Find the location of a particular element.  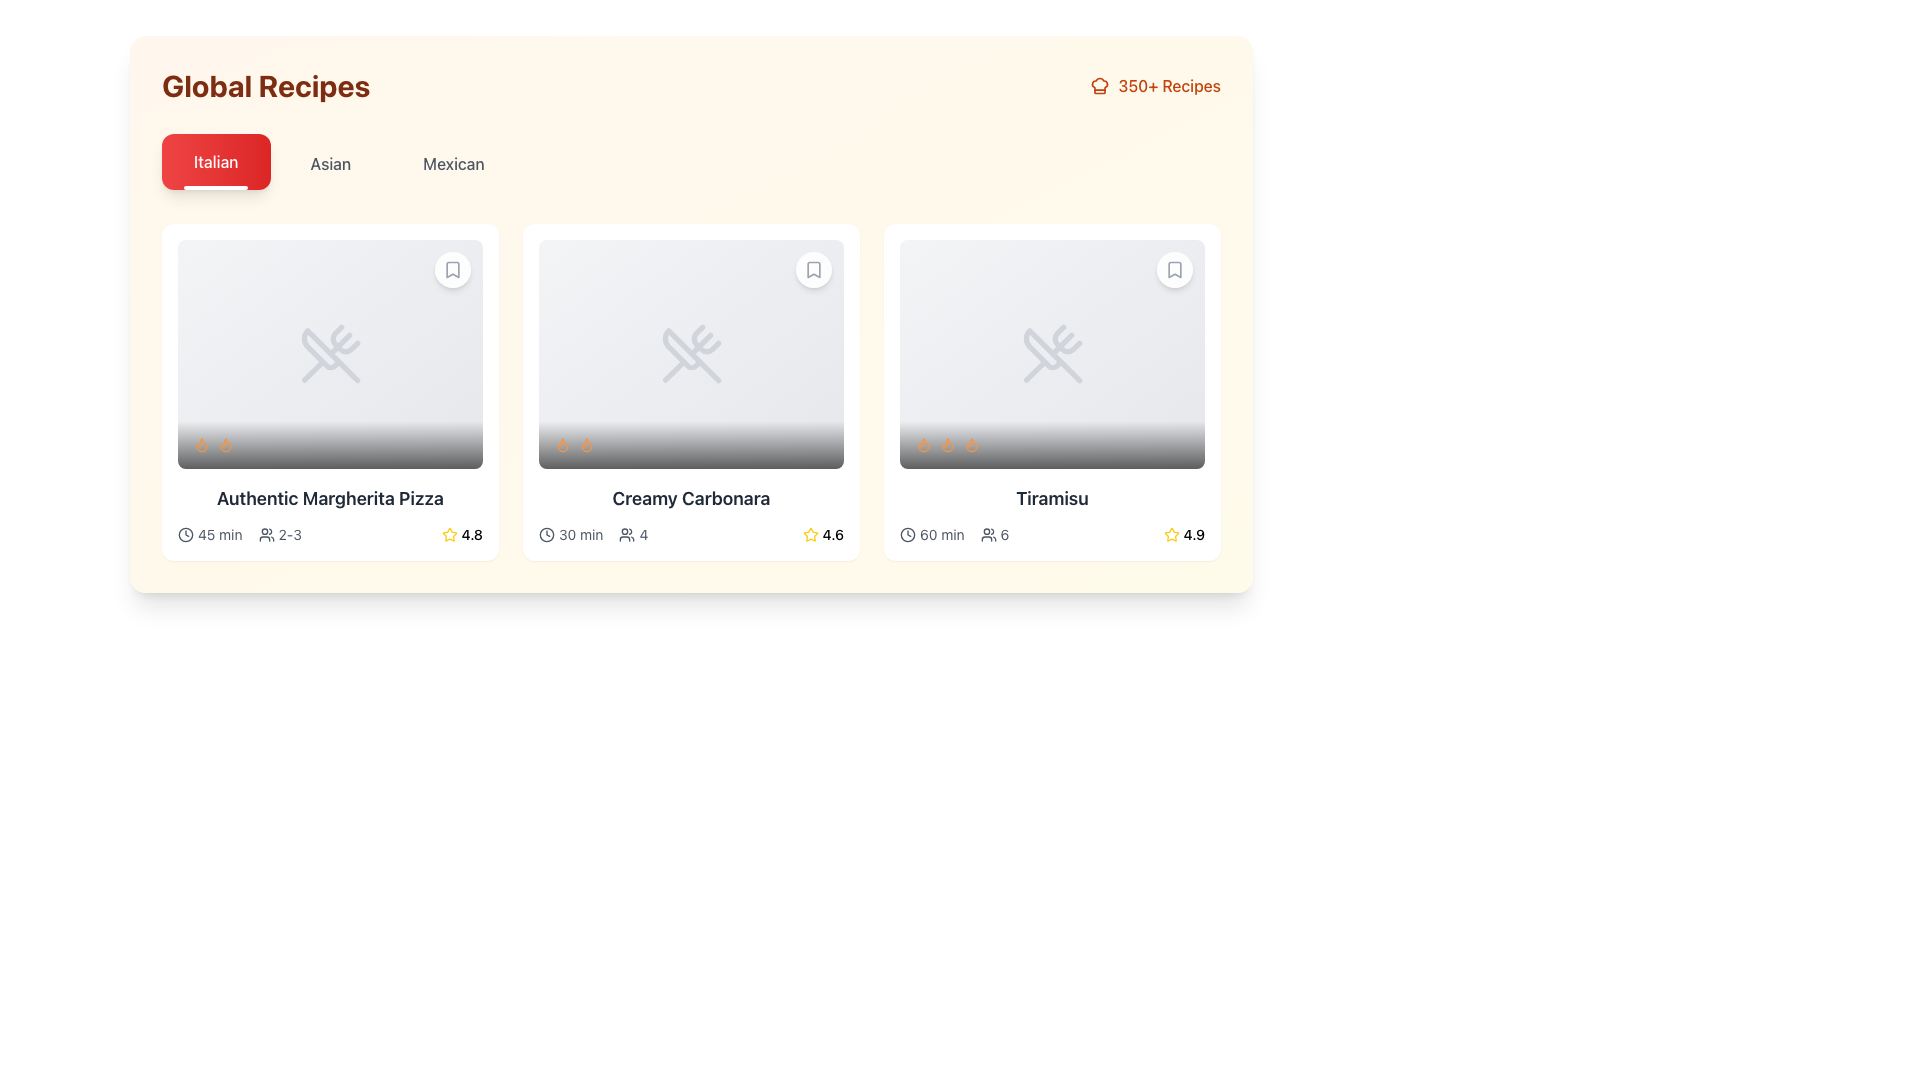

the text label displaying '350+ Recipes' located at the top-right corner of the interface, near the chef's hat icon is located at coordinates (1169, 84).